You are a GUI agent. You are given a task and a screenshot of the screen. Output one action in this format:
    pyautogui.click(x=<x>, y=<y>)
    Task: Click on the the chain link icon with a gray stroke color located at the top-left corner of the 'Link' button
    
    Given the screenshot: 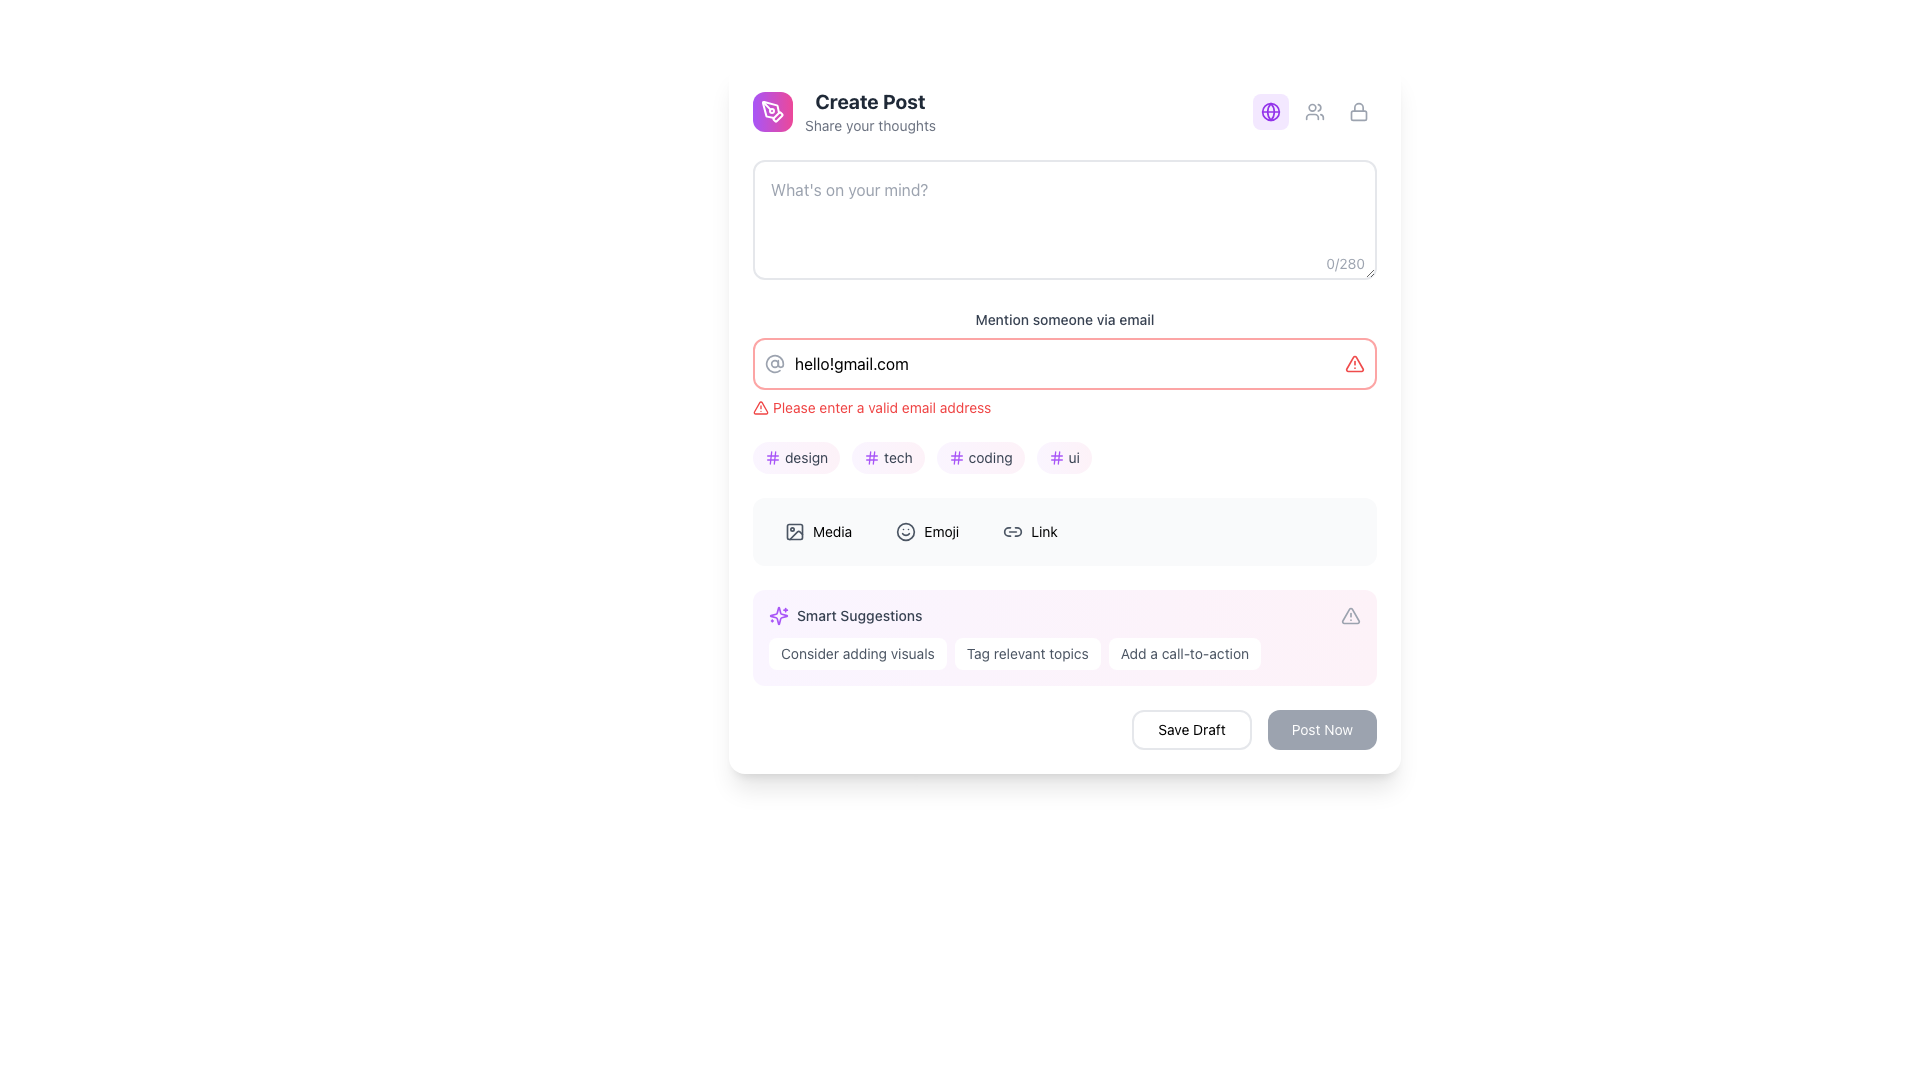 What is the action you would take?
    pyautogui.click(x=1013, y=531)
    